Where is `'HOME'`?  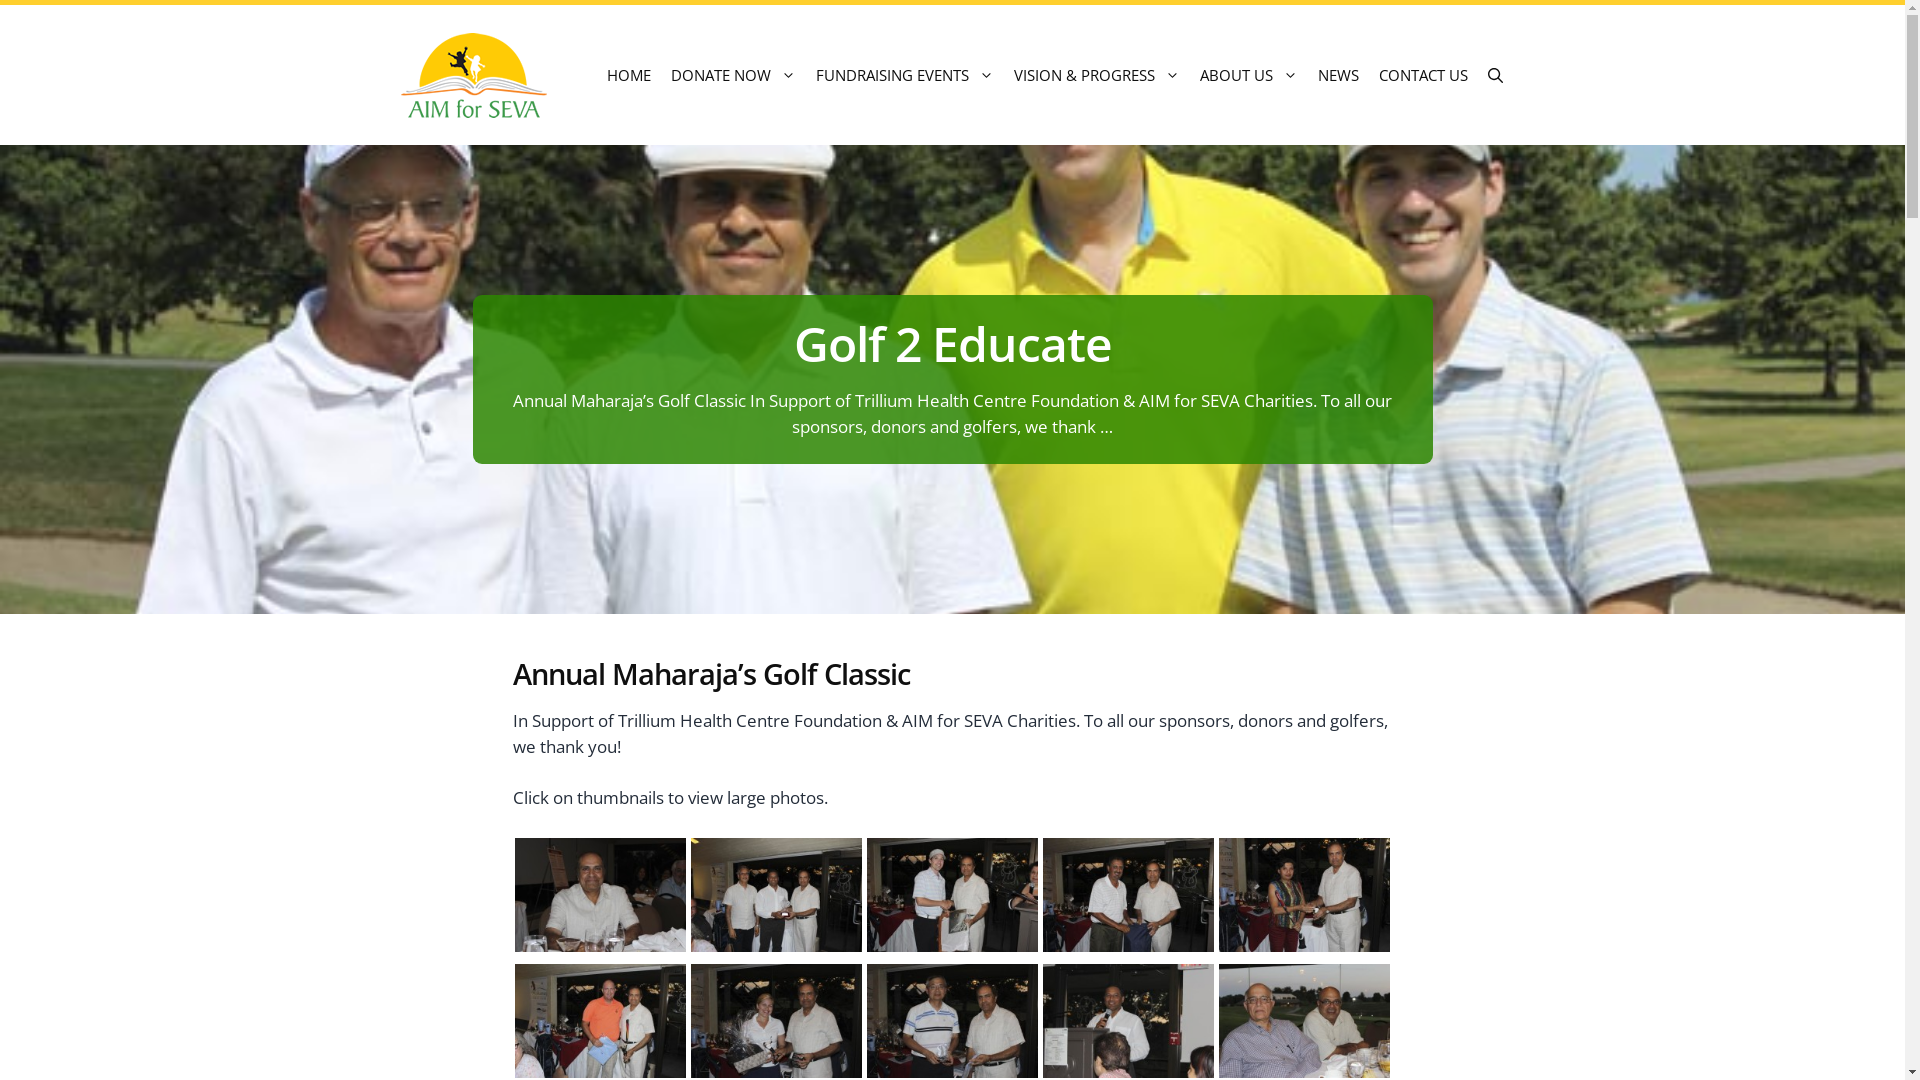 'HOME' is located at coordinates (627, 73).